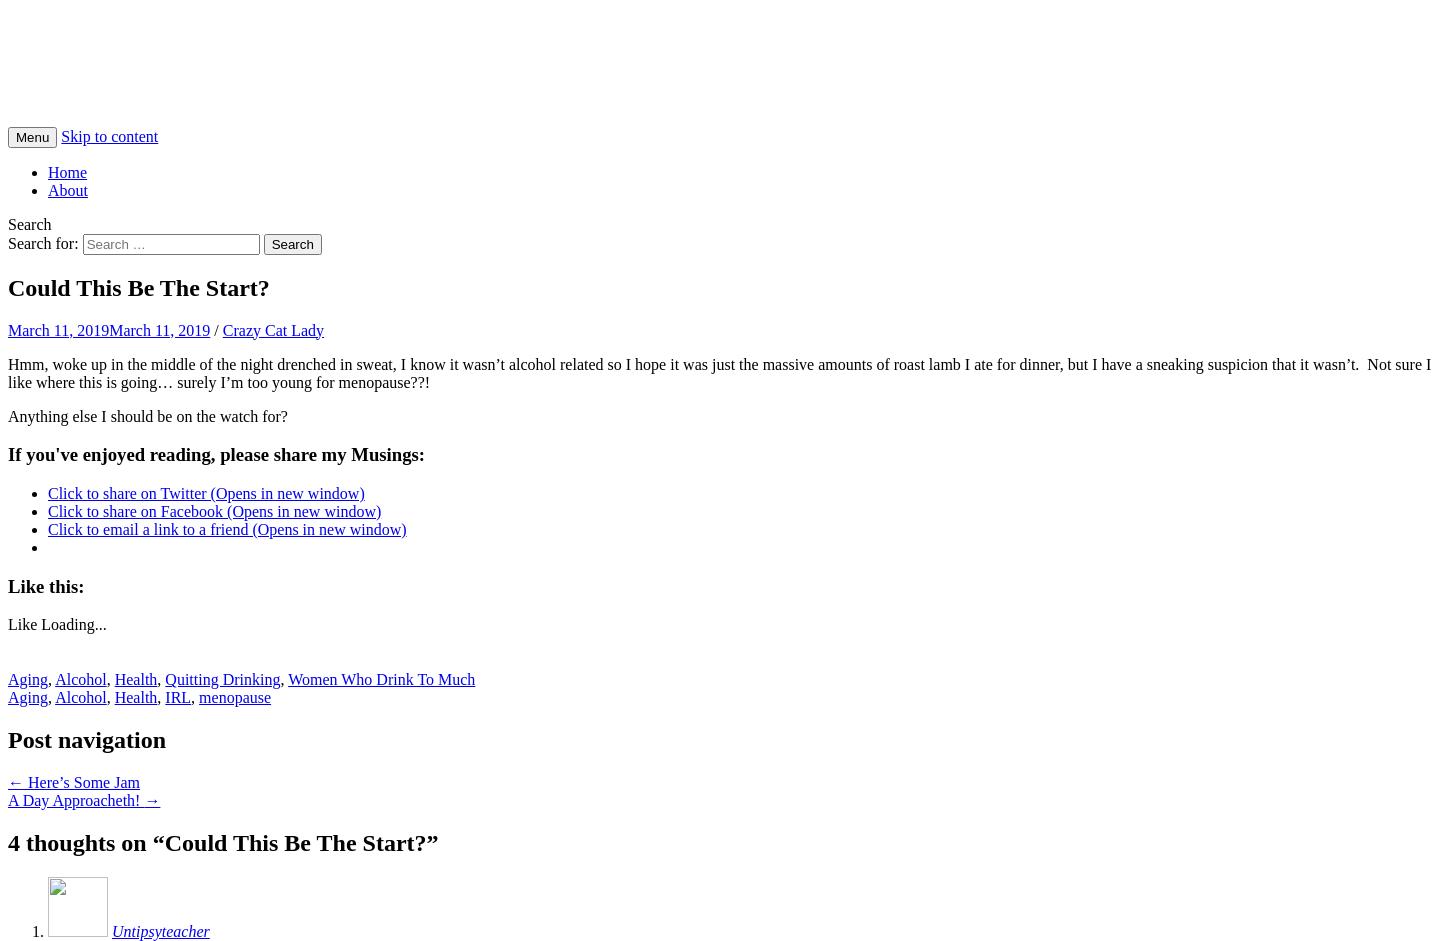 The width and height of the screenshot is (1440, 941). What do you see at coordinates (206, 492) in the screenshot?
I see `'Click to share on Twitter (Opens in new window)'` at bounding box center [206, 492].